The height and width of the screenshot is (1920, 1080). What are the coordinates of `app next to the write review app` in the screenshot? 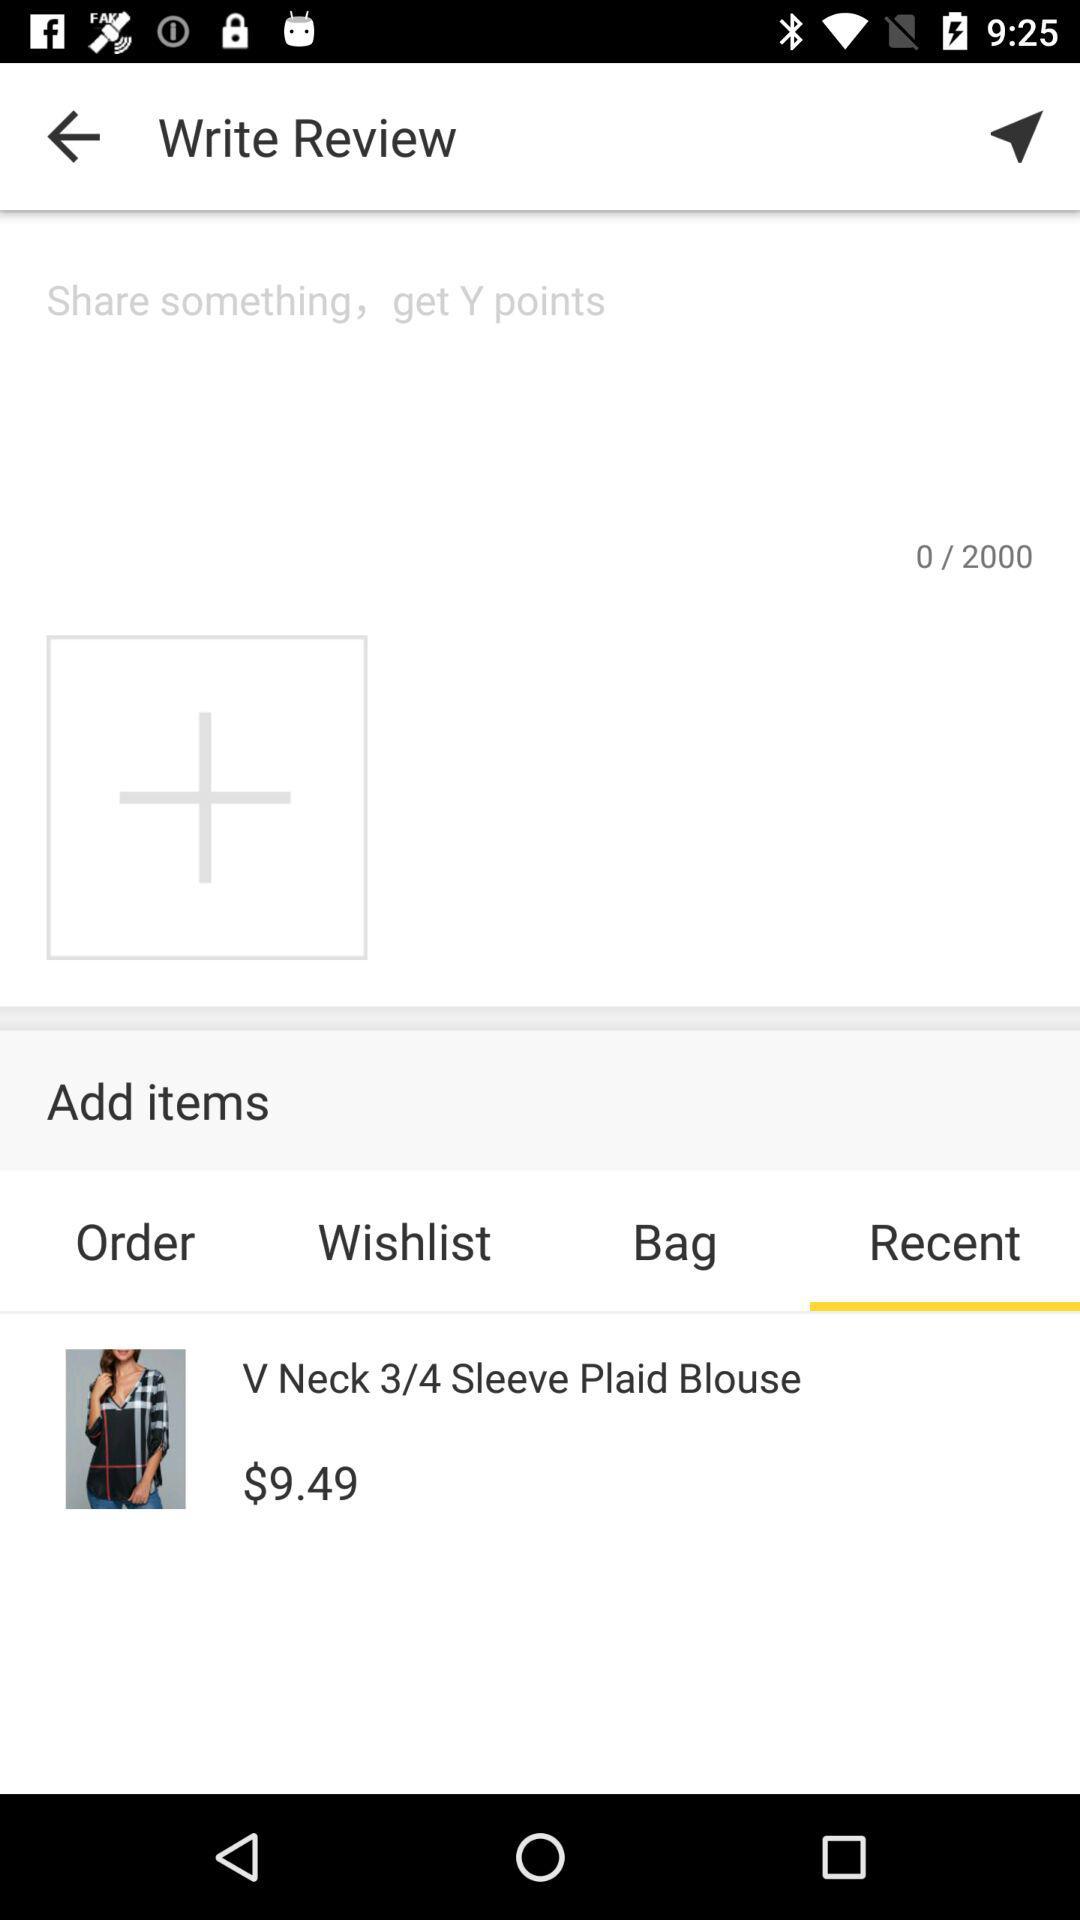 It's located at (72, 135).